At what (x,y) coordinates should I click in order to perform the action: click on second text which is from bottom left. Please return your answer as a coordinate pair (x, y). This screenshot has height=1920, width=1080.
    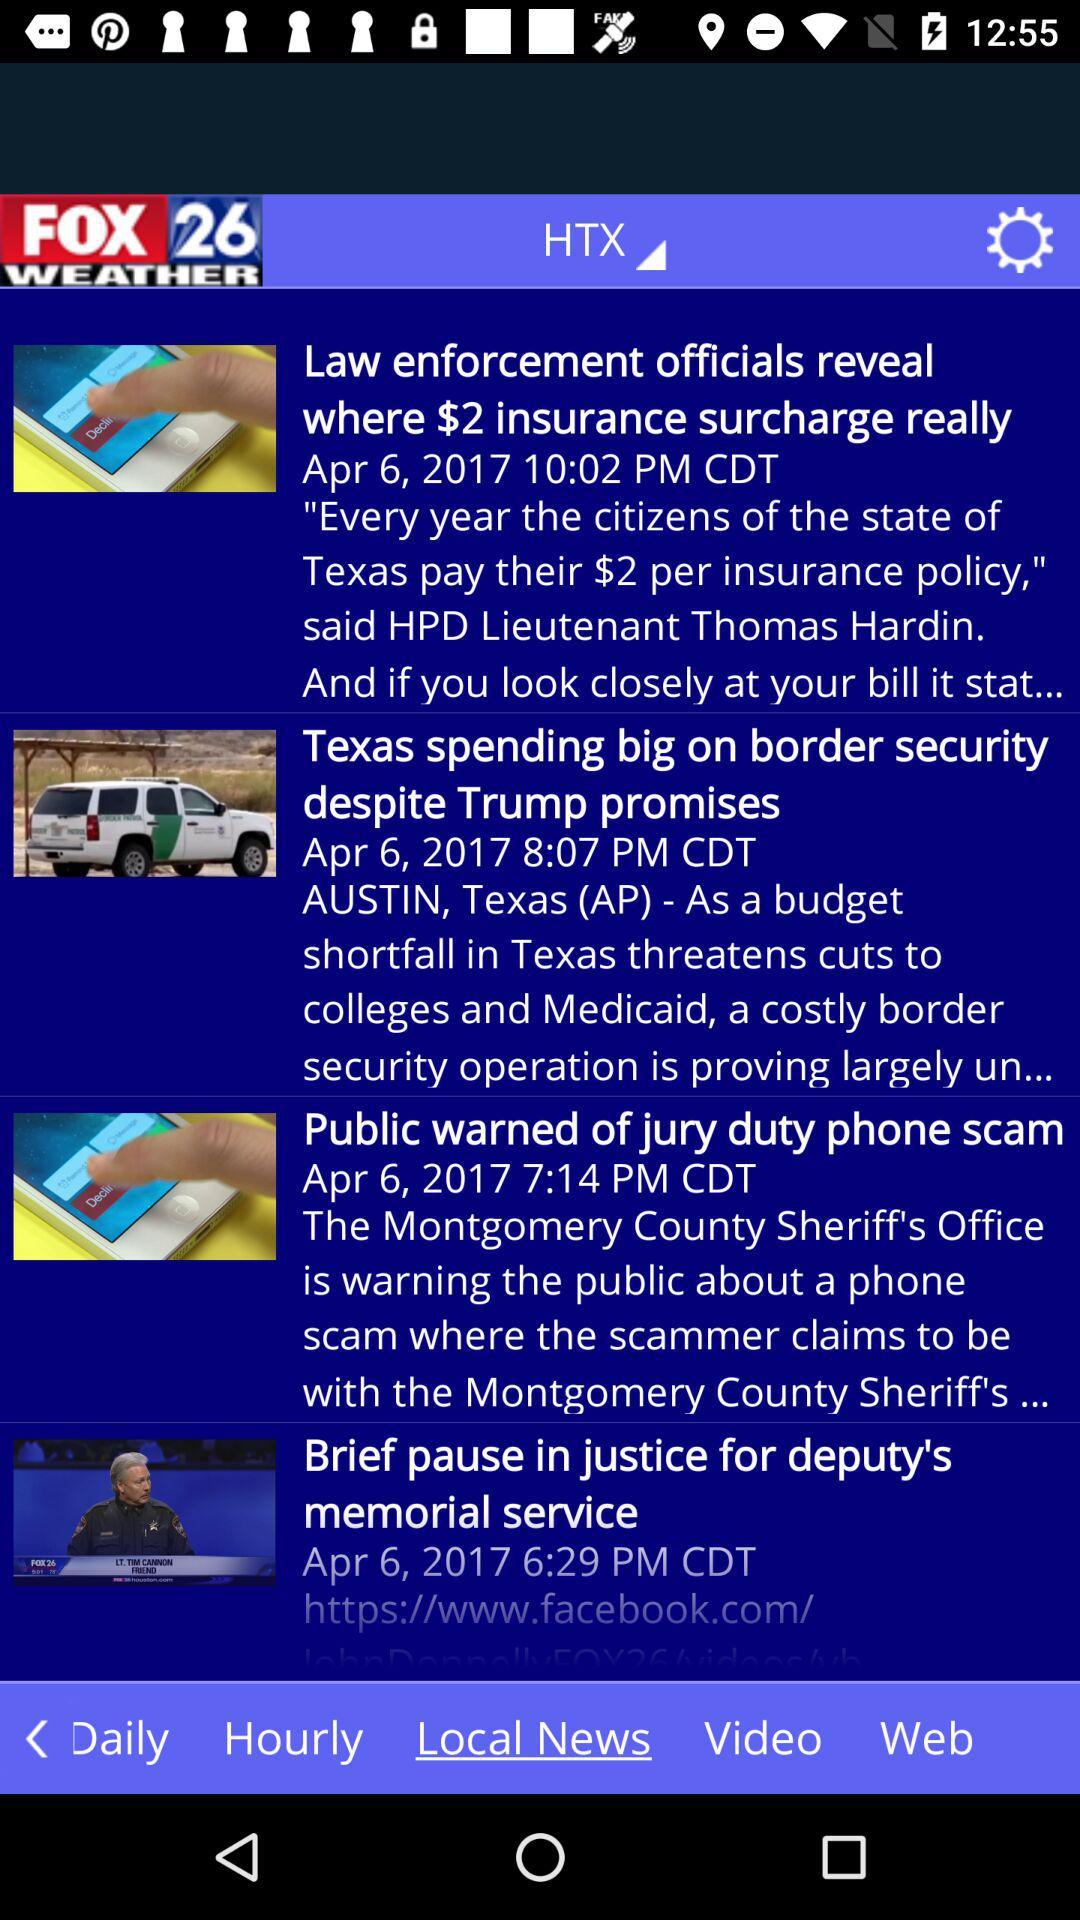
    Looking at the image, I should click on (293, 1737).